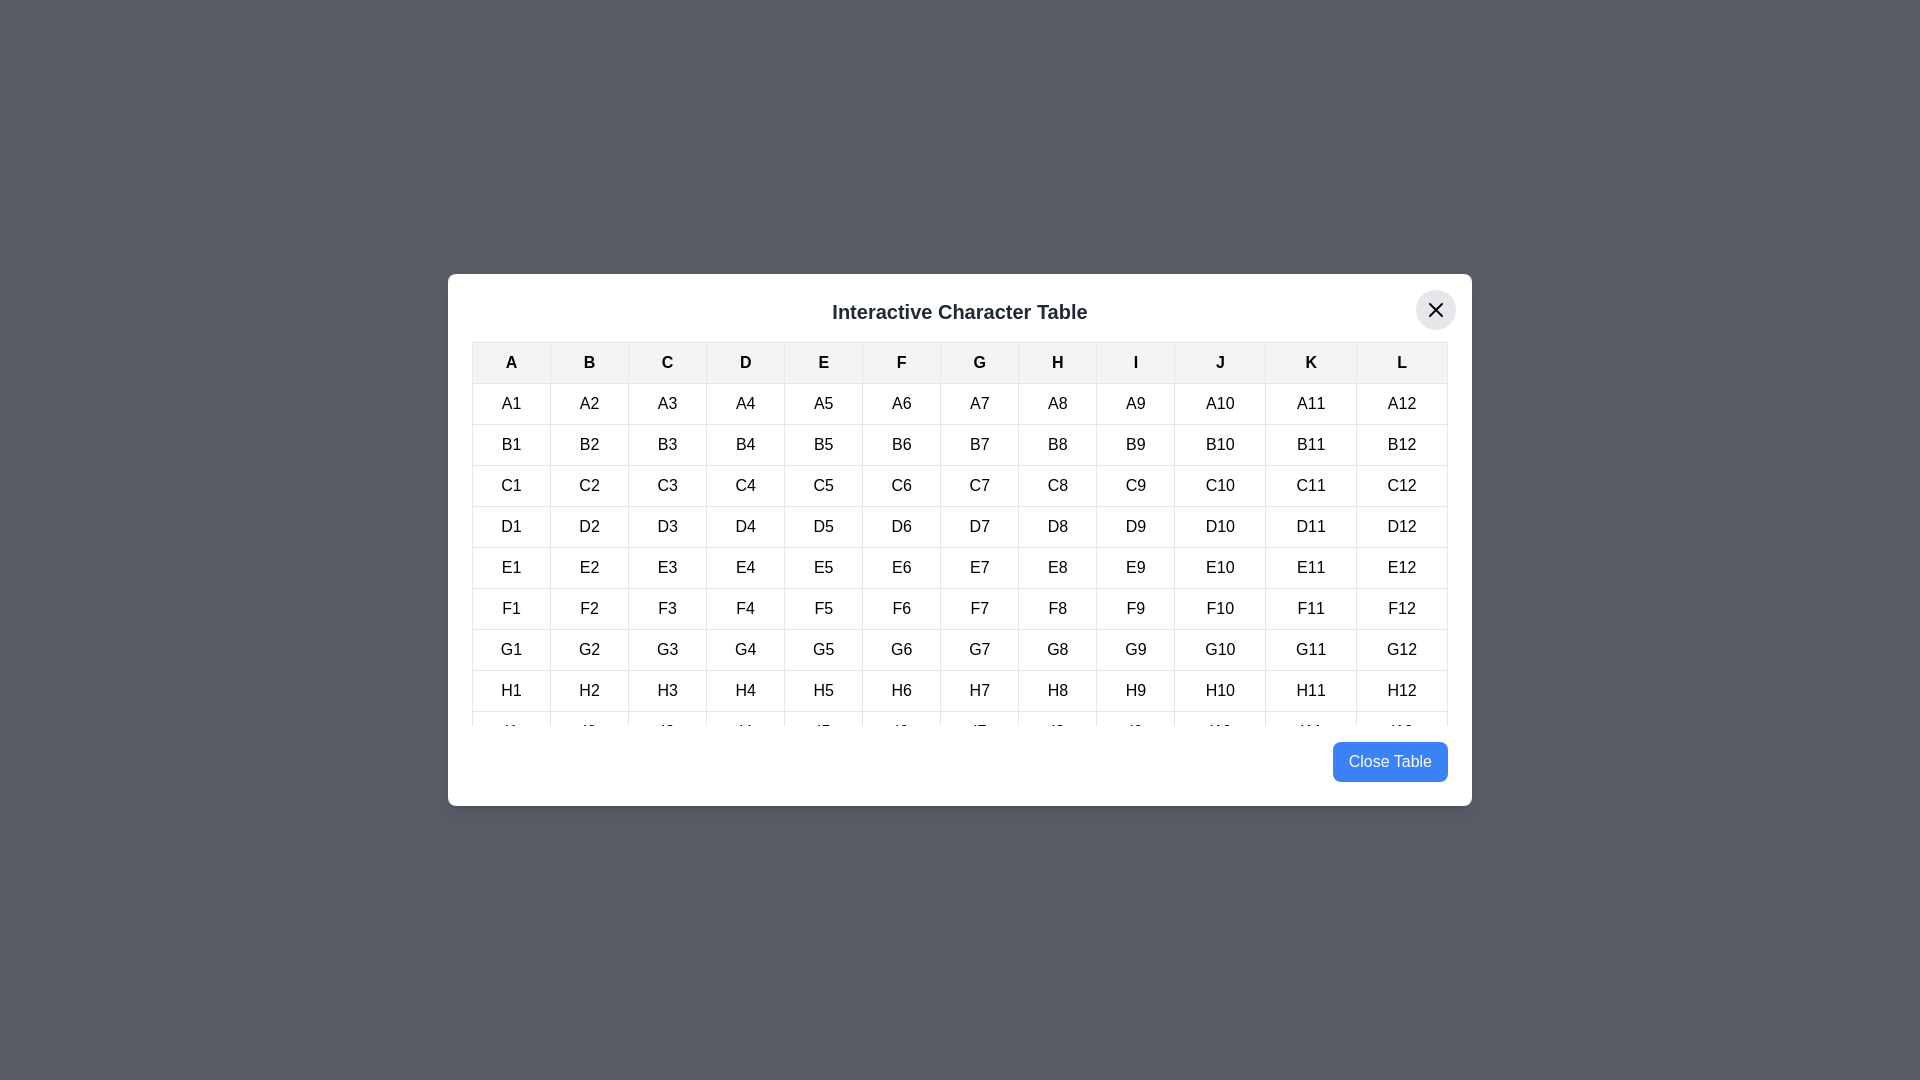 This screenshot has width=1920, height=1080. Describe the element at coordinates (1389, 762) in the screenshot. I see `the 'Close Table' button to close the dialog` at that location.